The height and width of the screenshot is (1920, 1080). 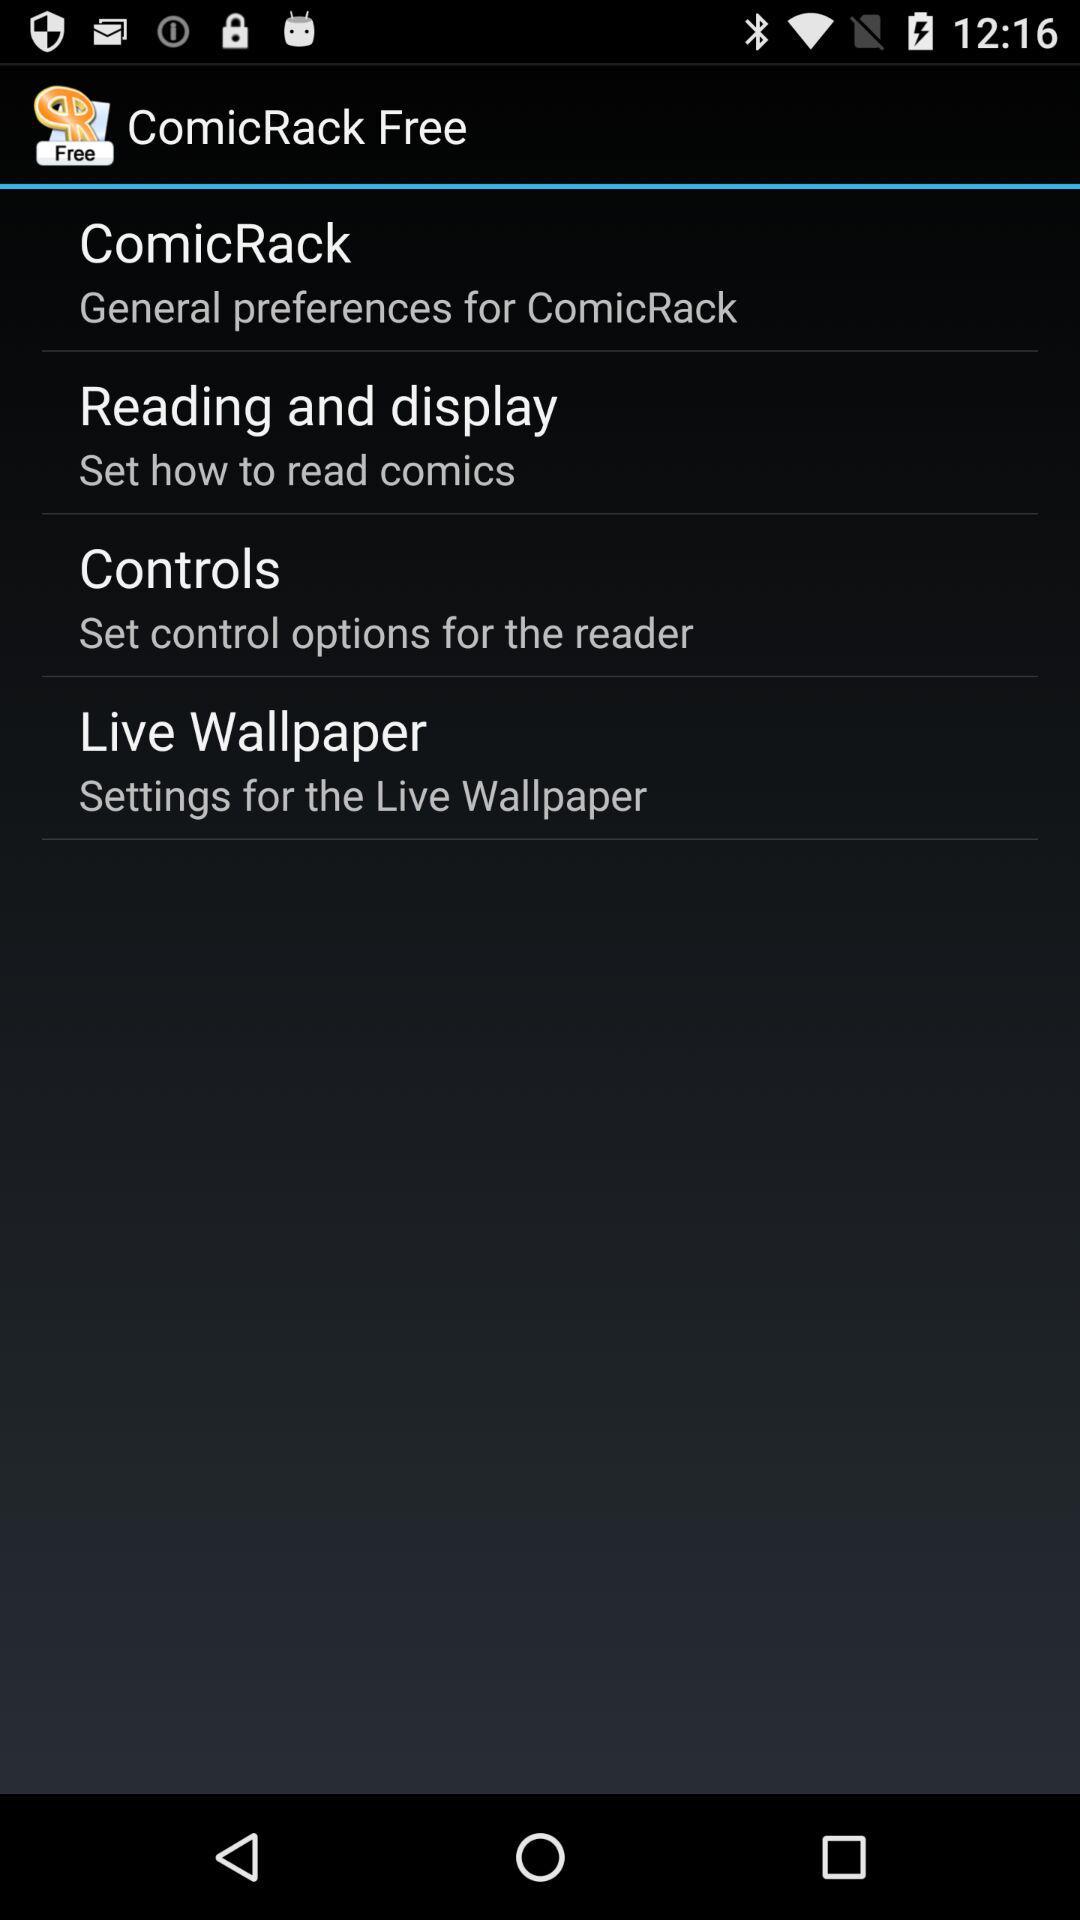 What do you see at coordinates (297, 467) in the screenshot?
I see `the set how to item` at bounding box center [297, 467].